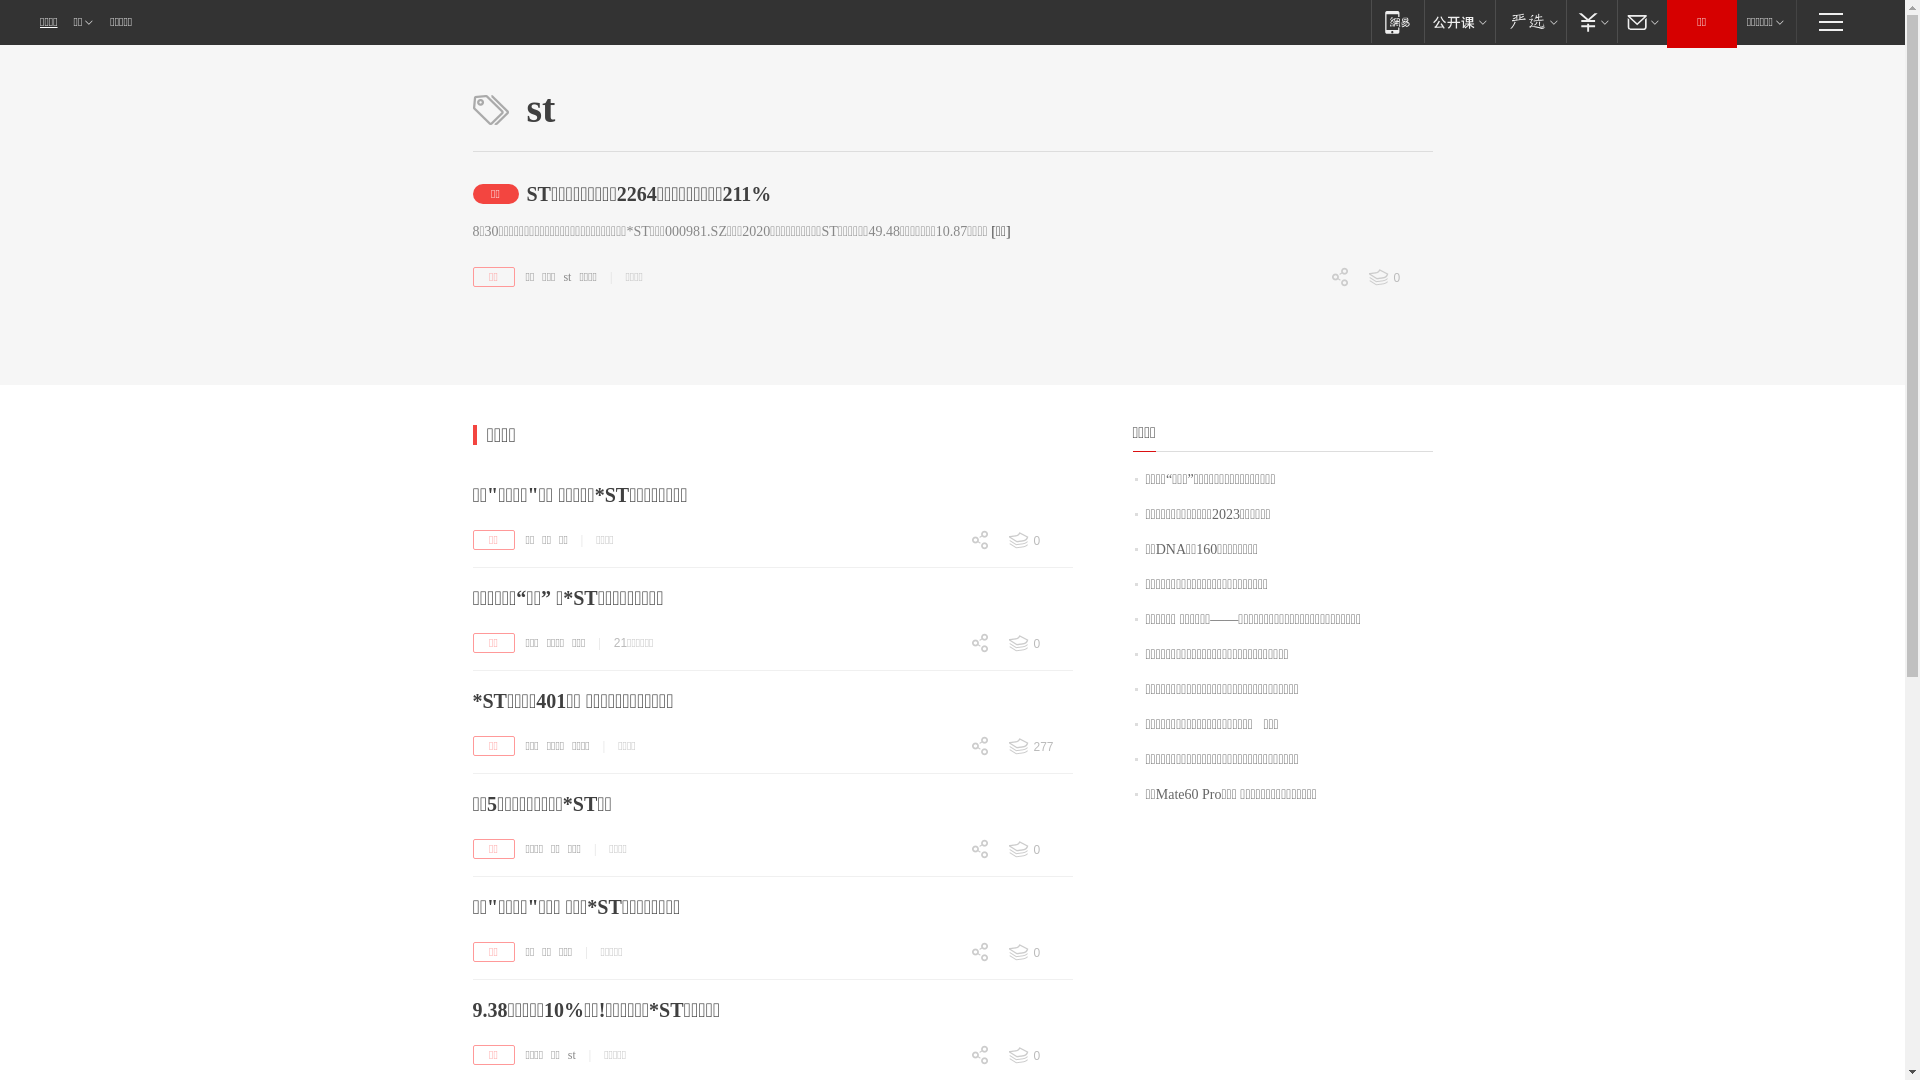  I want to click on '0', so click(1038, 540).